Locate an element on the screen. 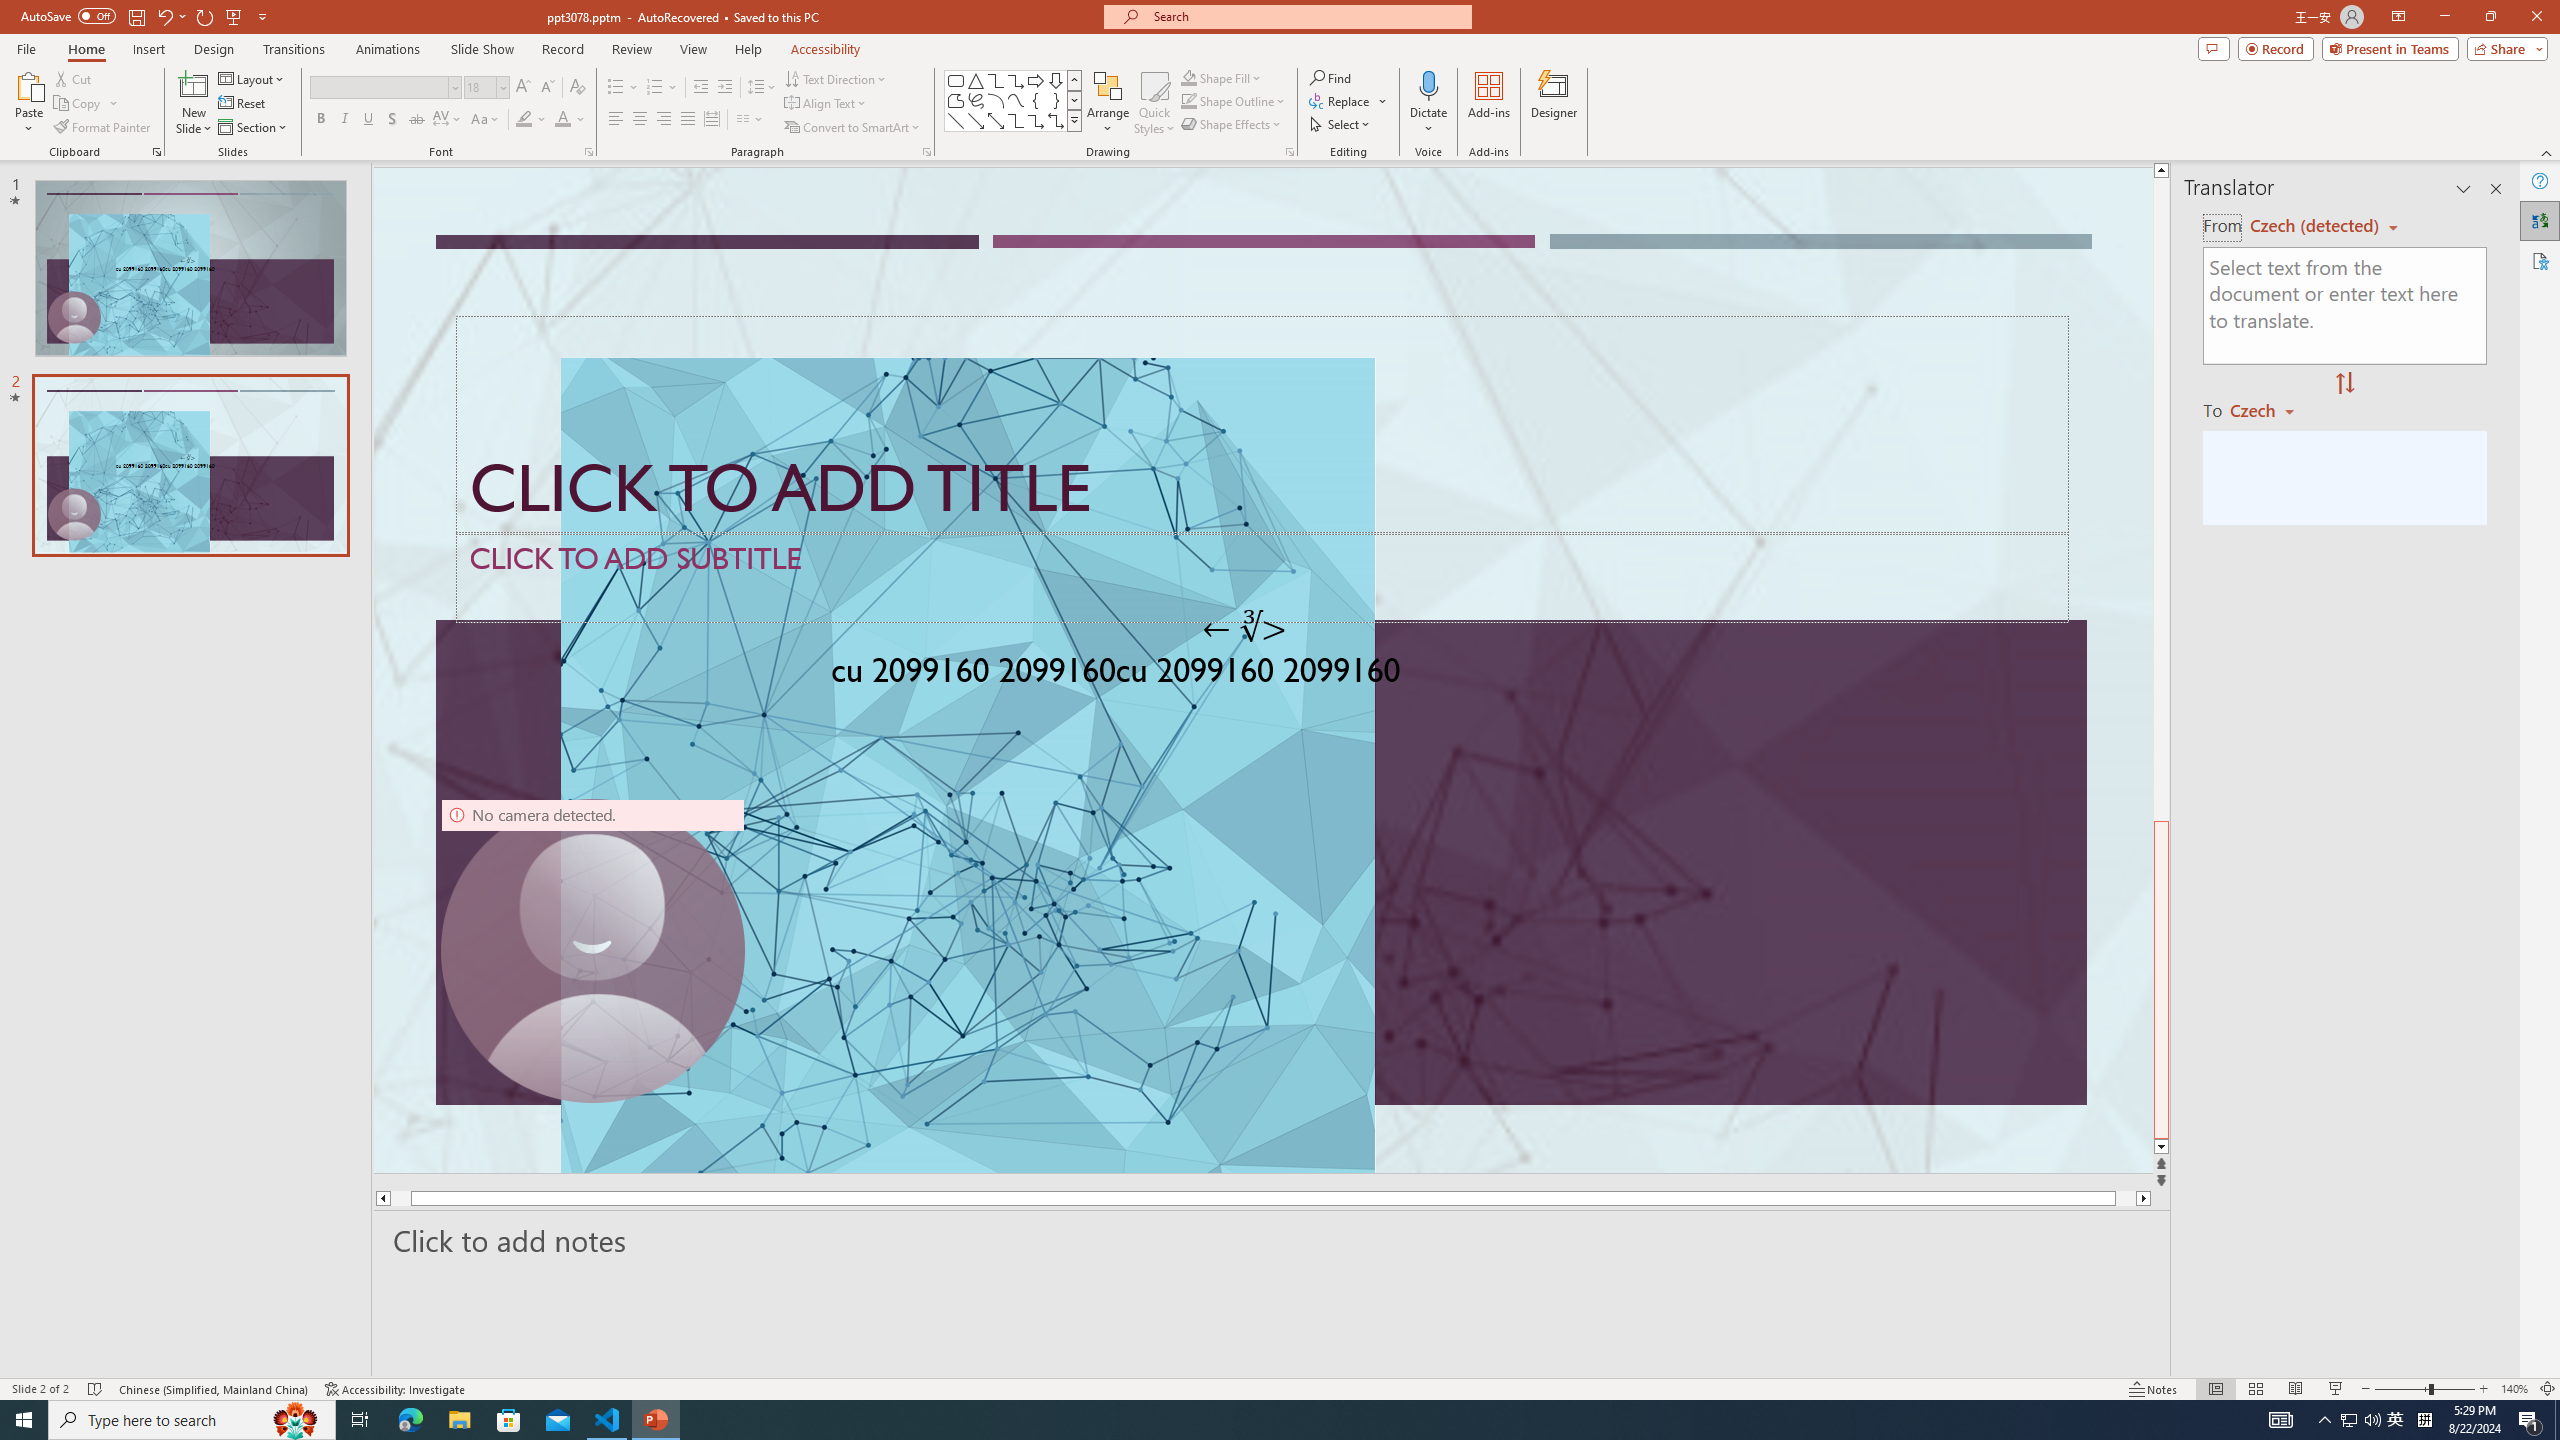 The width and height of the screenshot is (2560, 1440). 'TextBox 7' is located at coordinates (1244, 628).